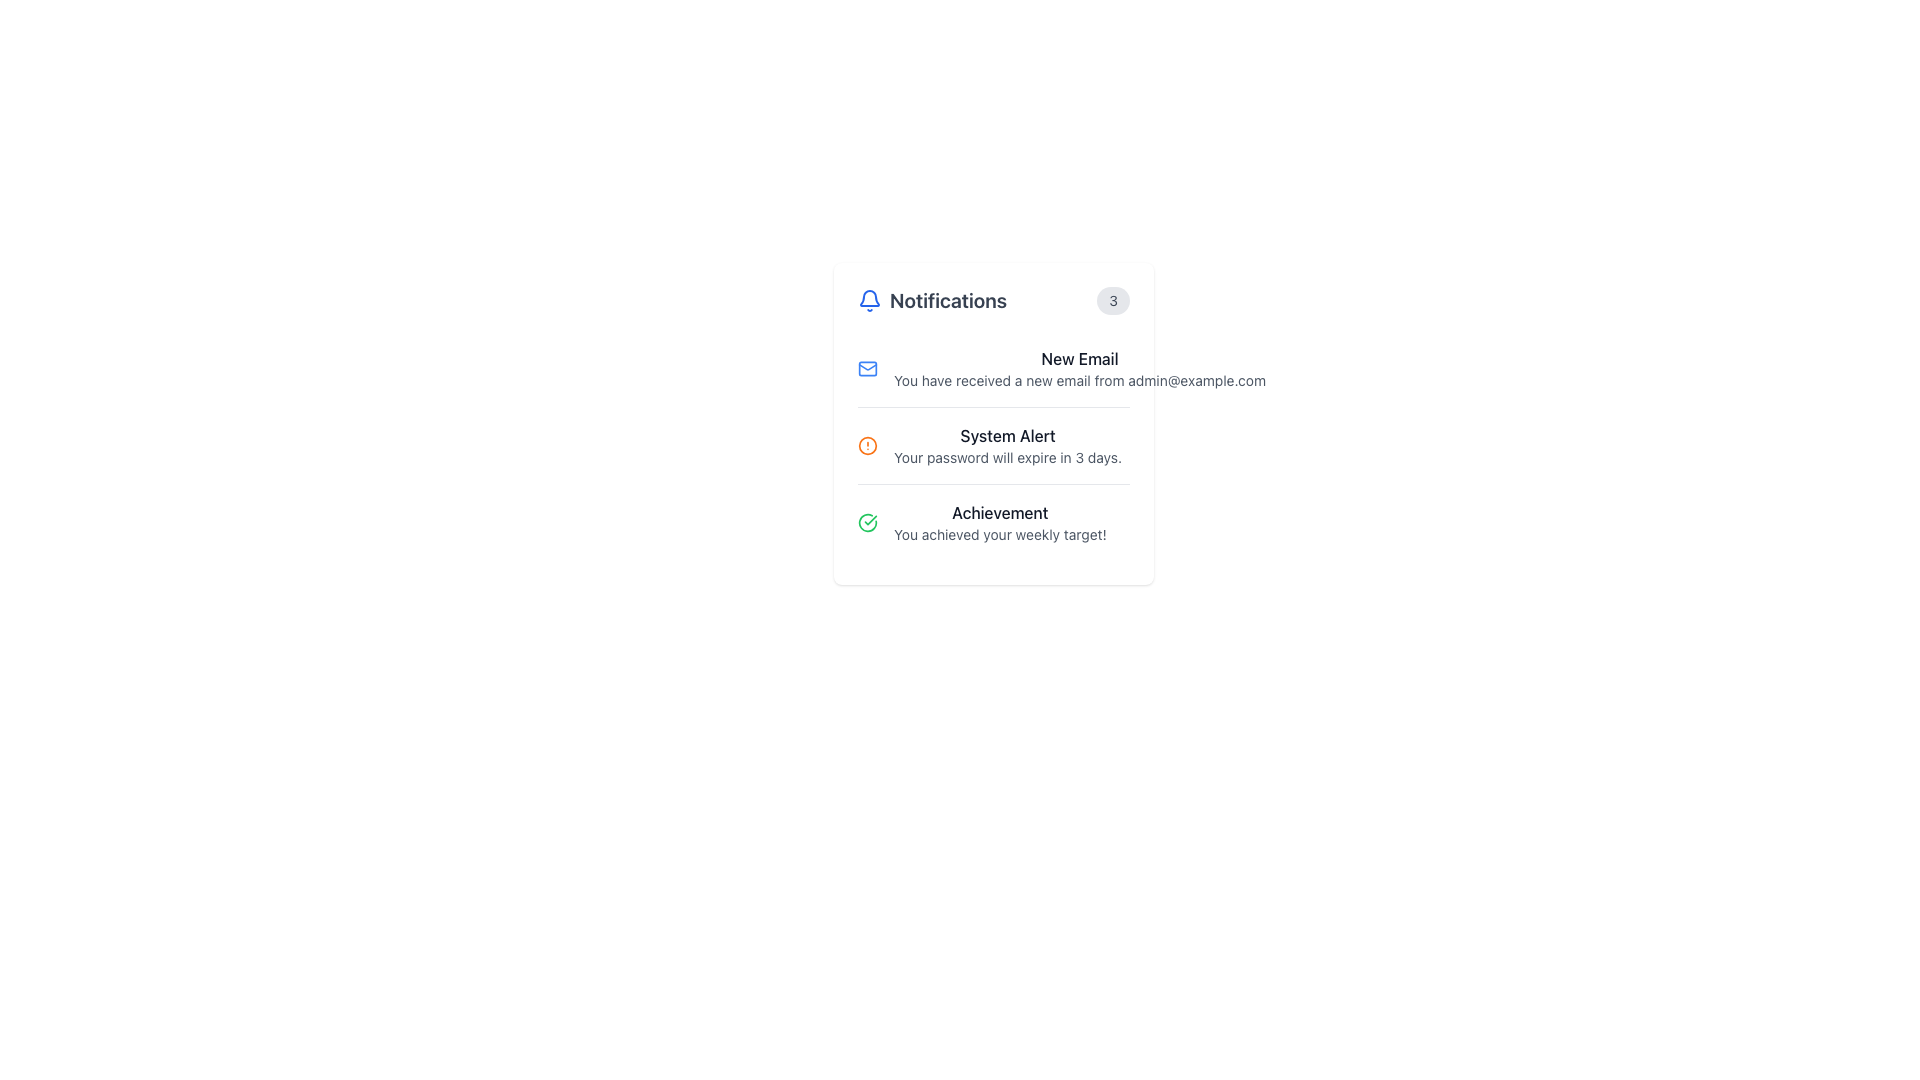 This screenshot has height=1080, width=1920. Describe the element at coordinates (993, 443) in the screenshot. I see `the second notification entry labeled 'System Alert' that contains a warning icon and a message about password expiration` at that location.